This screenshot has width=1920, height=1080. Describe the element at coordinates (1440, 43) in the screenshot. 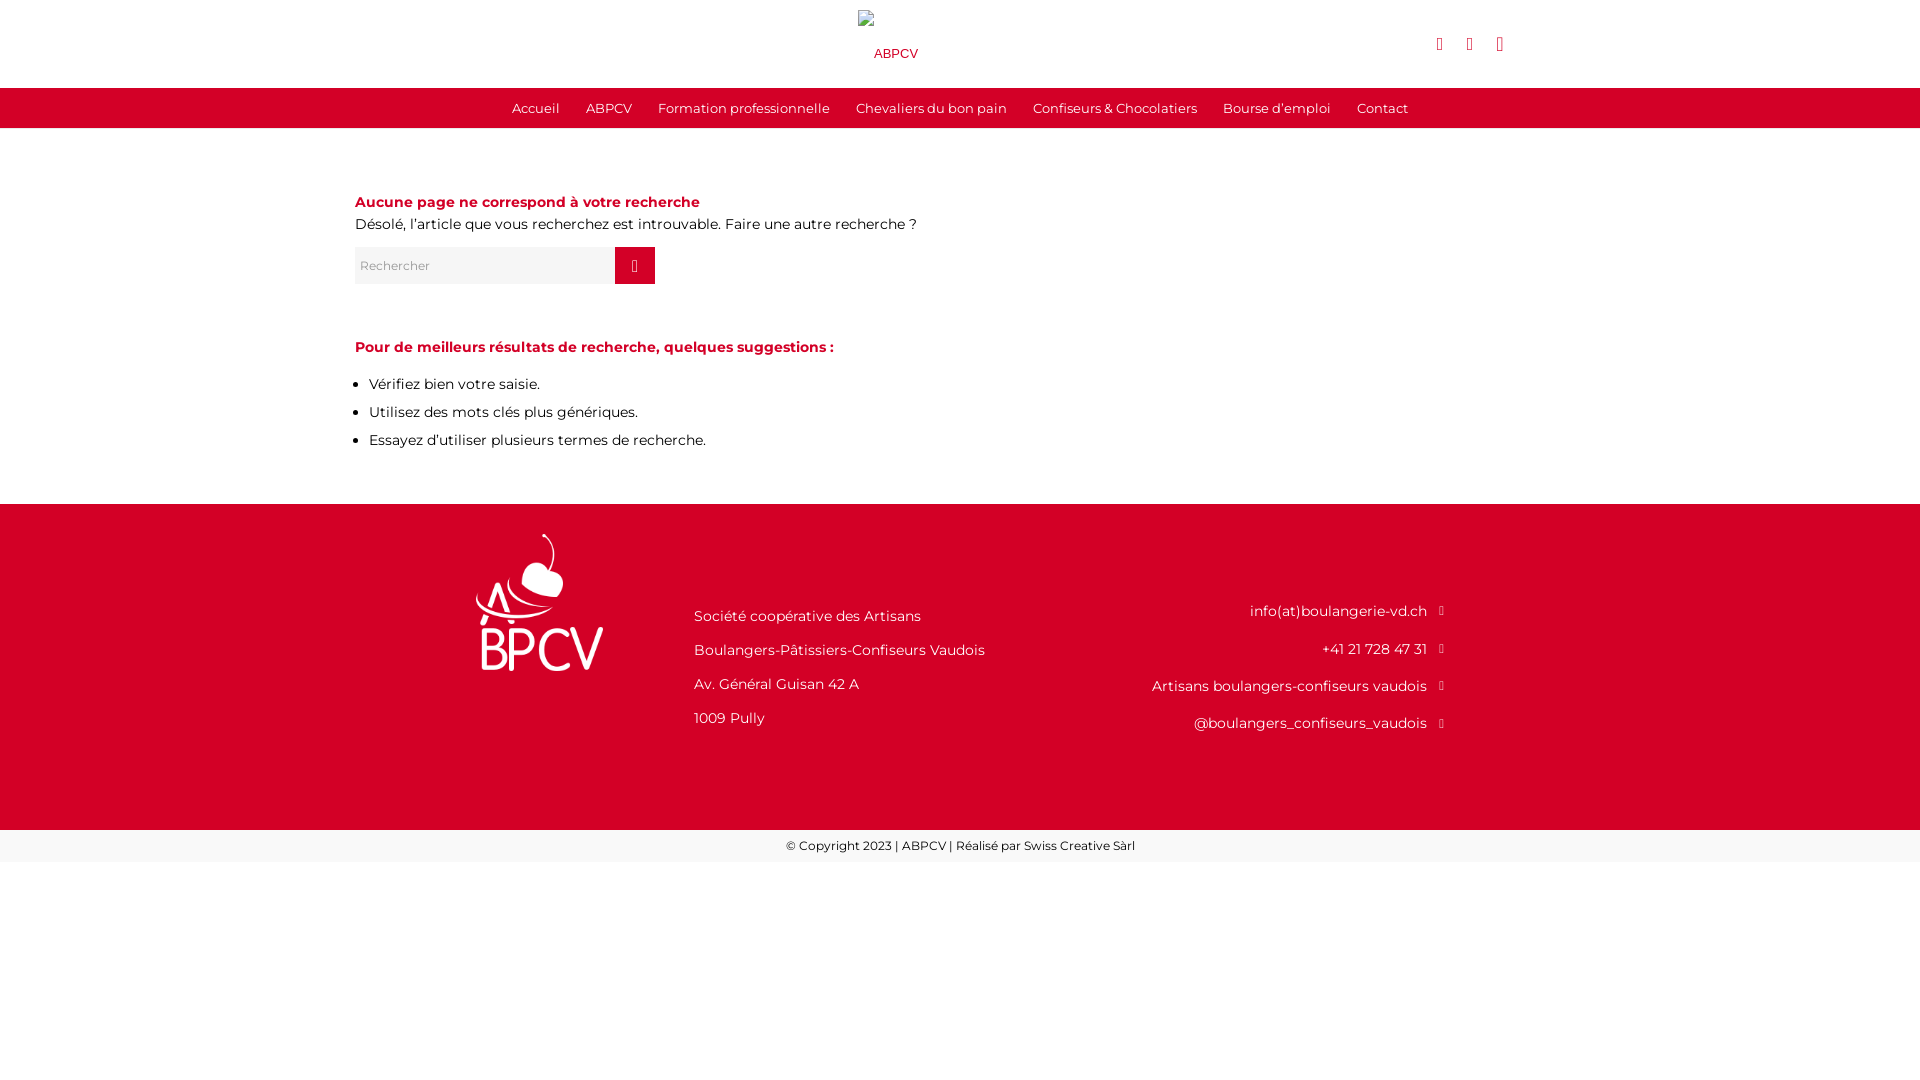

I see `'Facebook'` at that location.